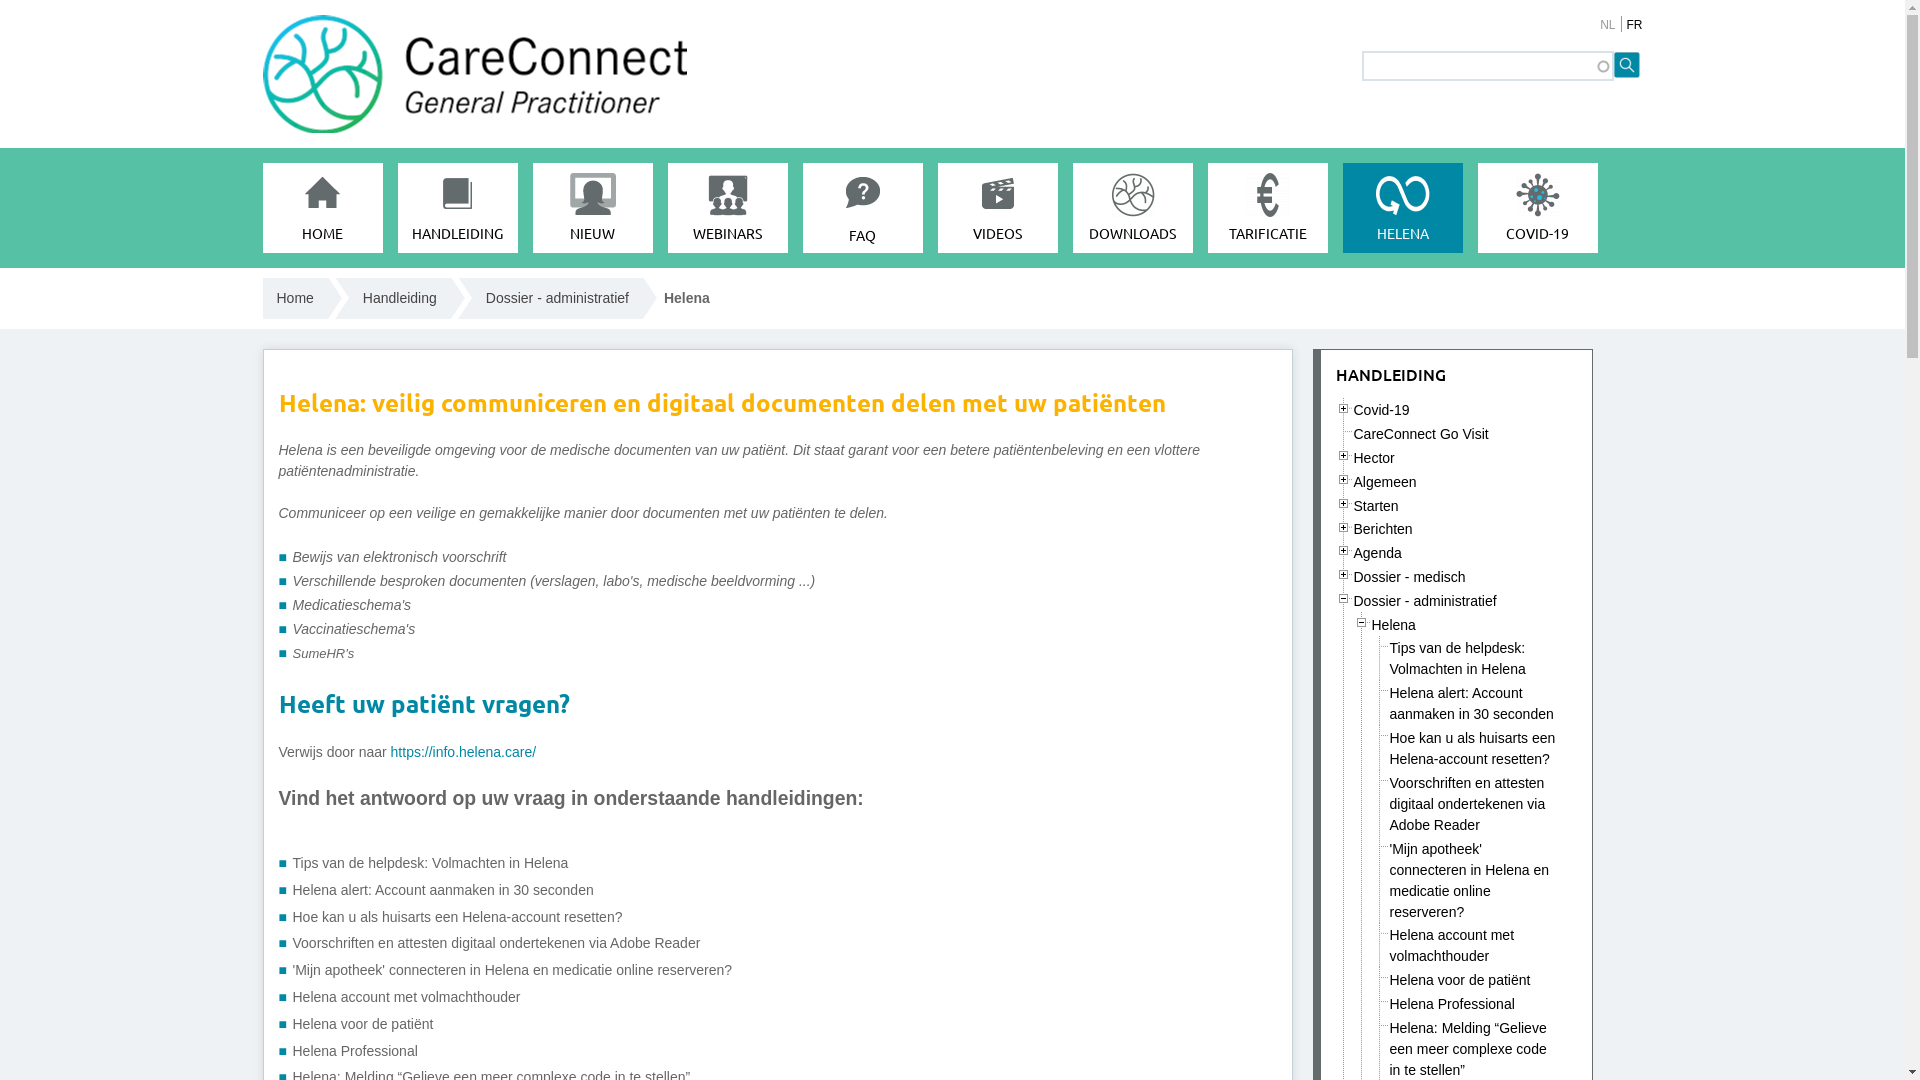 This screenshot has width=1920, height=1080. What do you see at coordinates (398, 208) in the screenshot?
I see `'HANDLEIDING'` at bounding box center [398, 208].